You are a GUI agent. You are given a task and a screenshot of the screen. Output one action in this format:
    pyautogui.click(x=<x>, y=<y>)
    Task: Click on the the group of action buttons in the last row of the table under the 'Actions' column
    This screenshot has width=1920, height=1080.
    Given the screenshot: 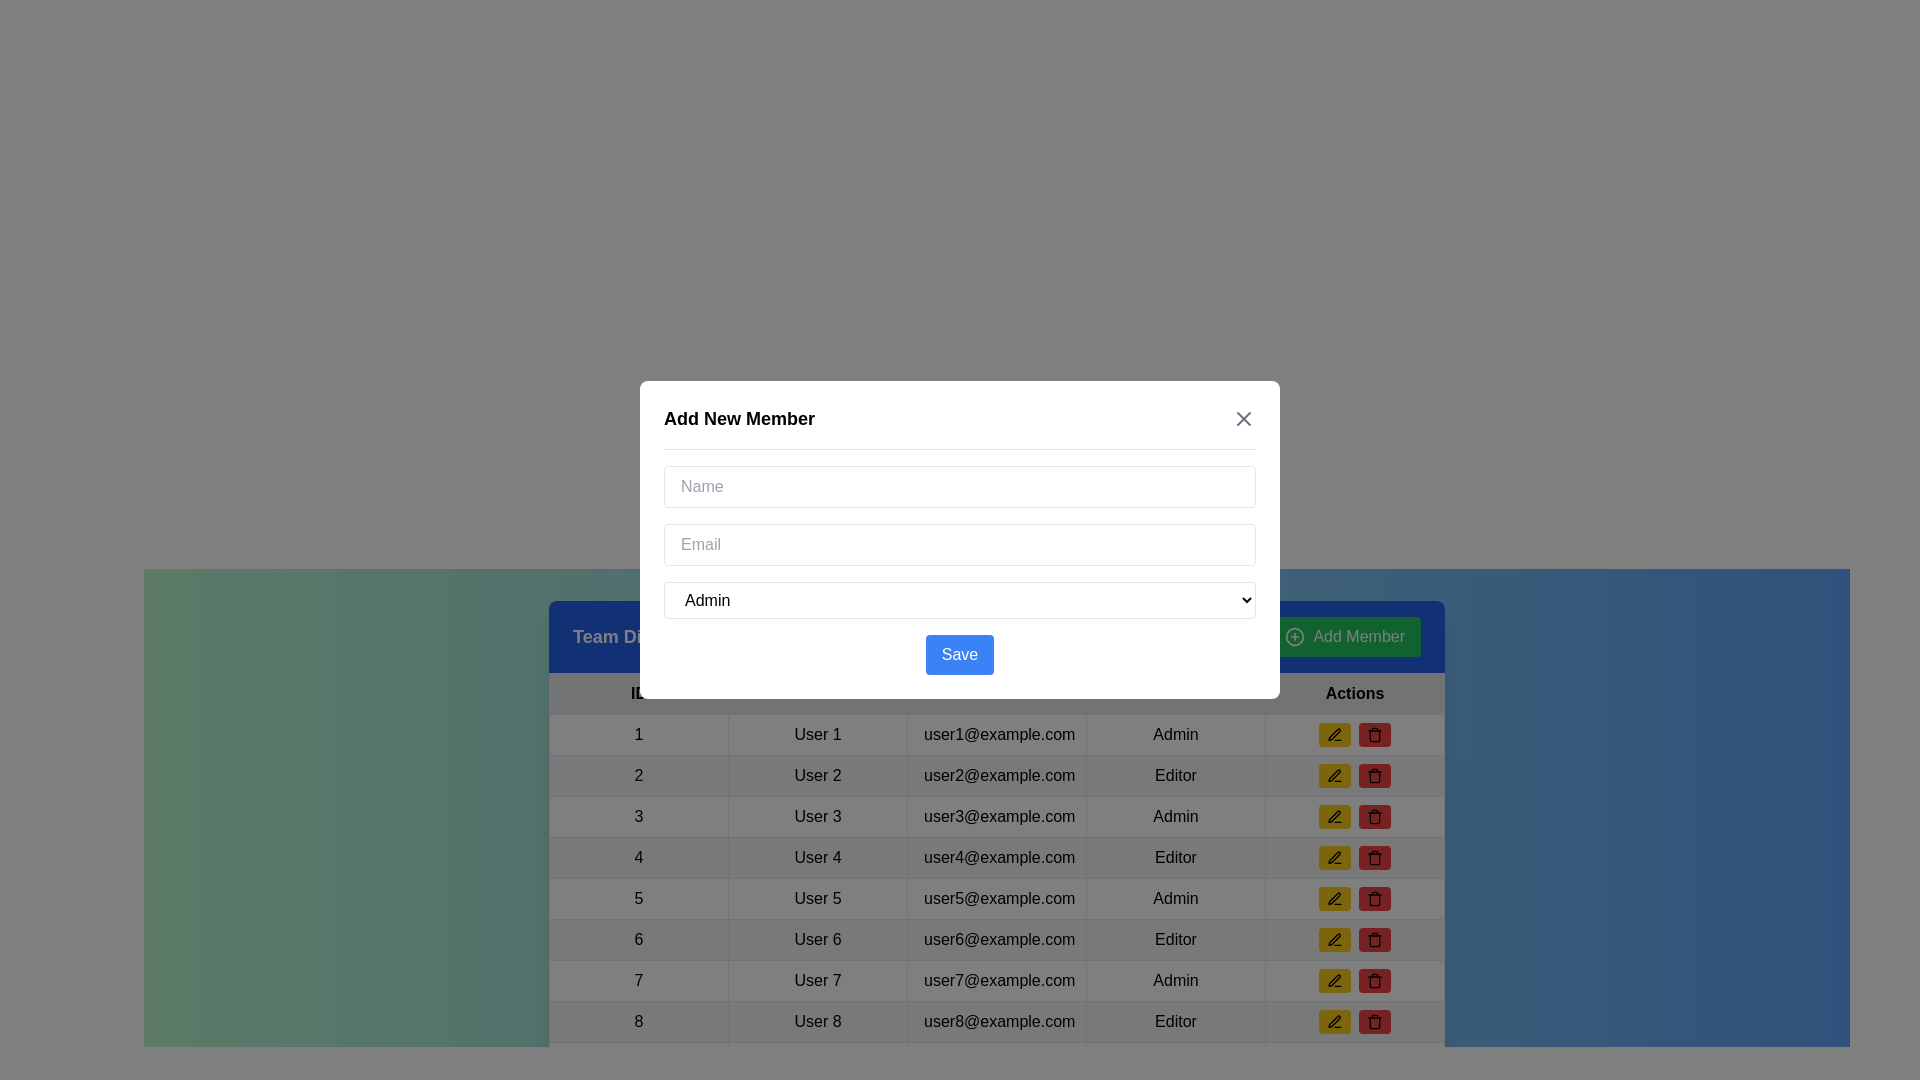 What is the action you would take?
    pyautogui.click(x=1354, y=1022)
    